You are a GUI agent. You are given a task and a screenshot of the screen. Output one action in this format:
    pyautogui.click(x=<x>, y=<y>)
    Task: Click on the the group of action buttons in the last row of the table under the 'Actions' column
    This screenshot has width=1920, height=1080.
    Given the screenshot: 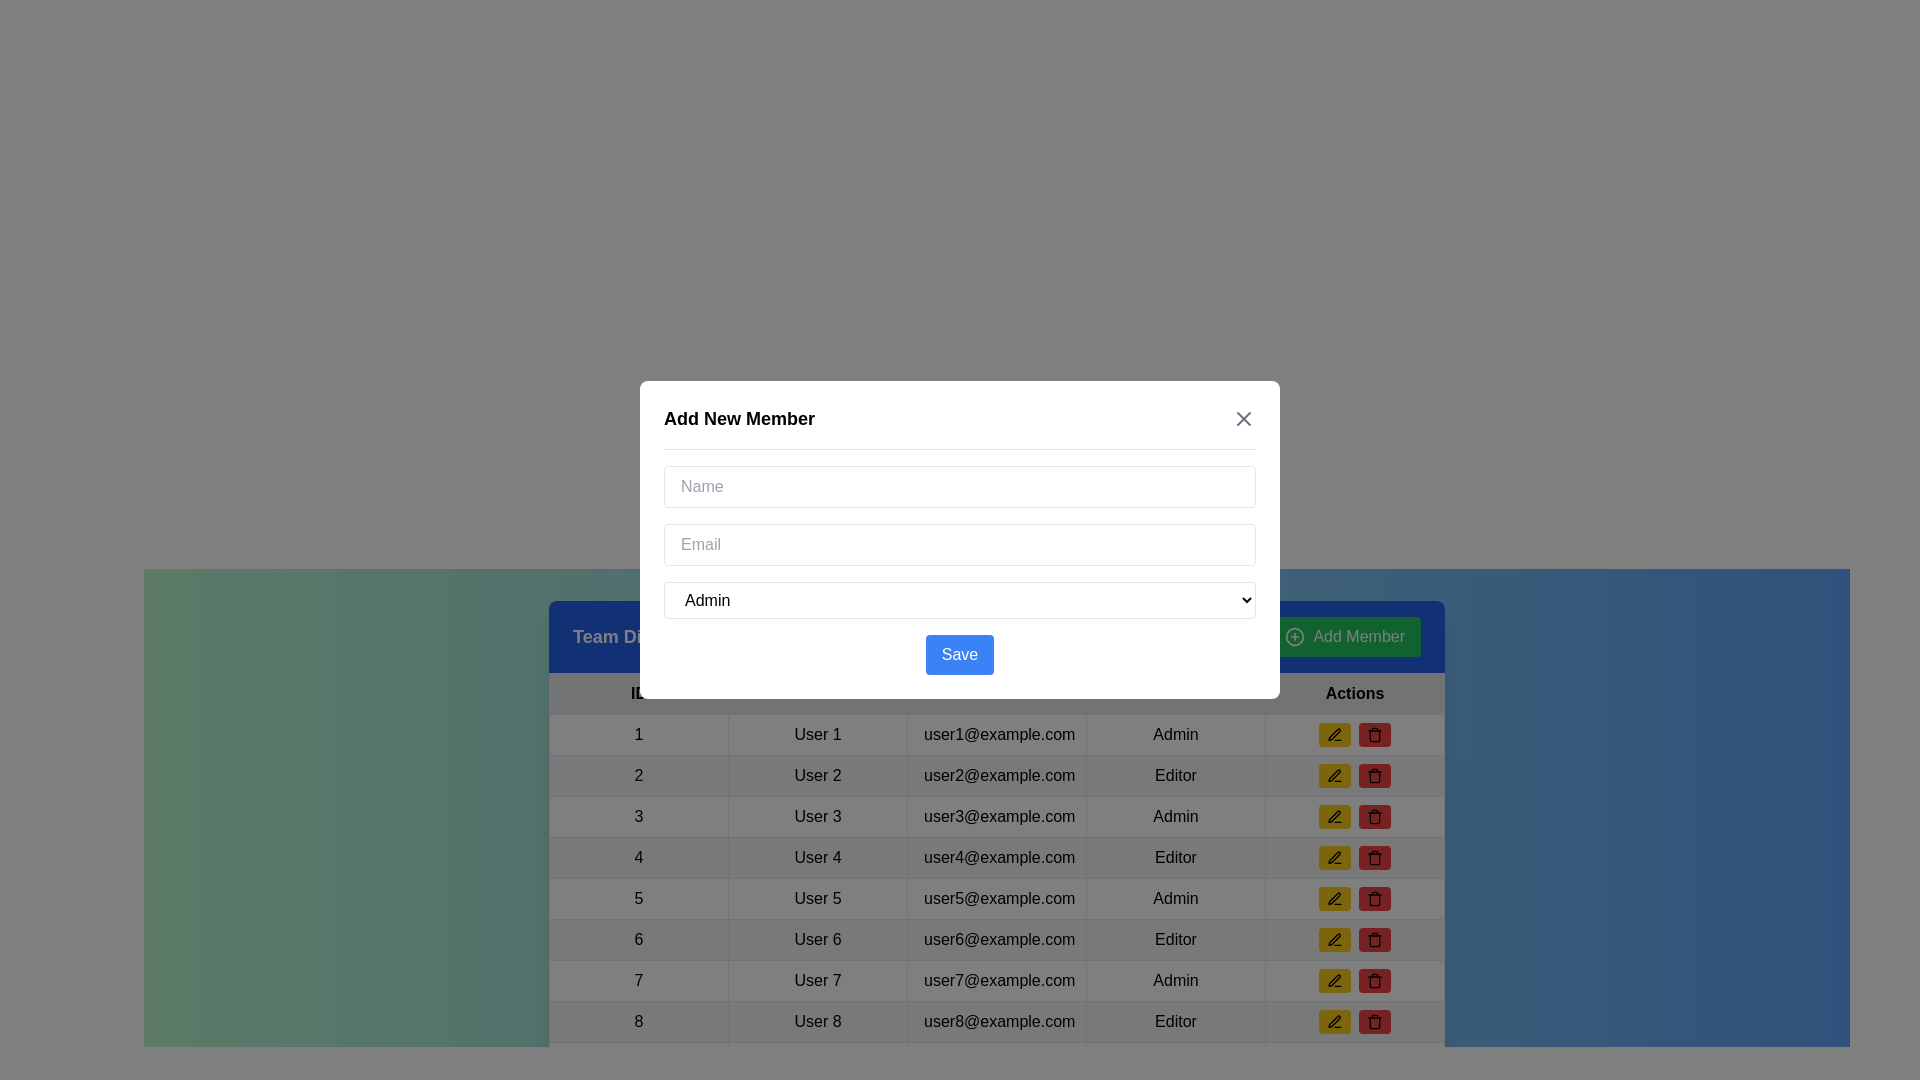 What is the action you would take?
    pyautogui.click(x=1354, y=1022)
    